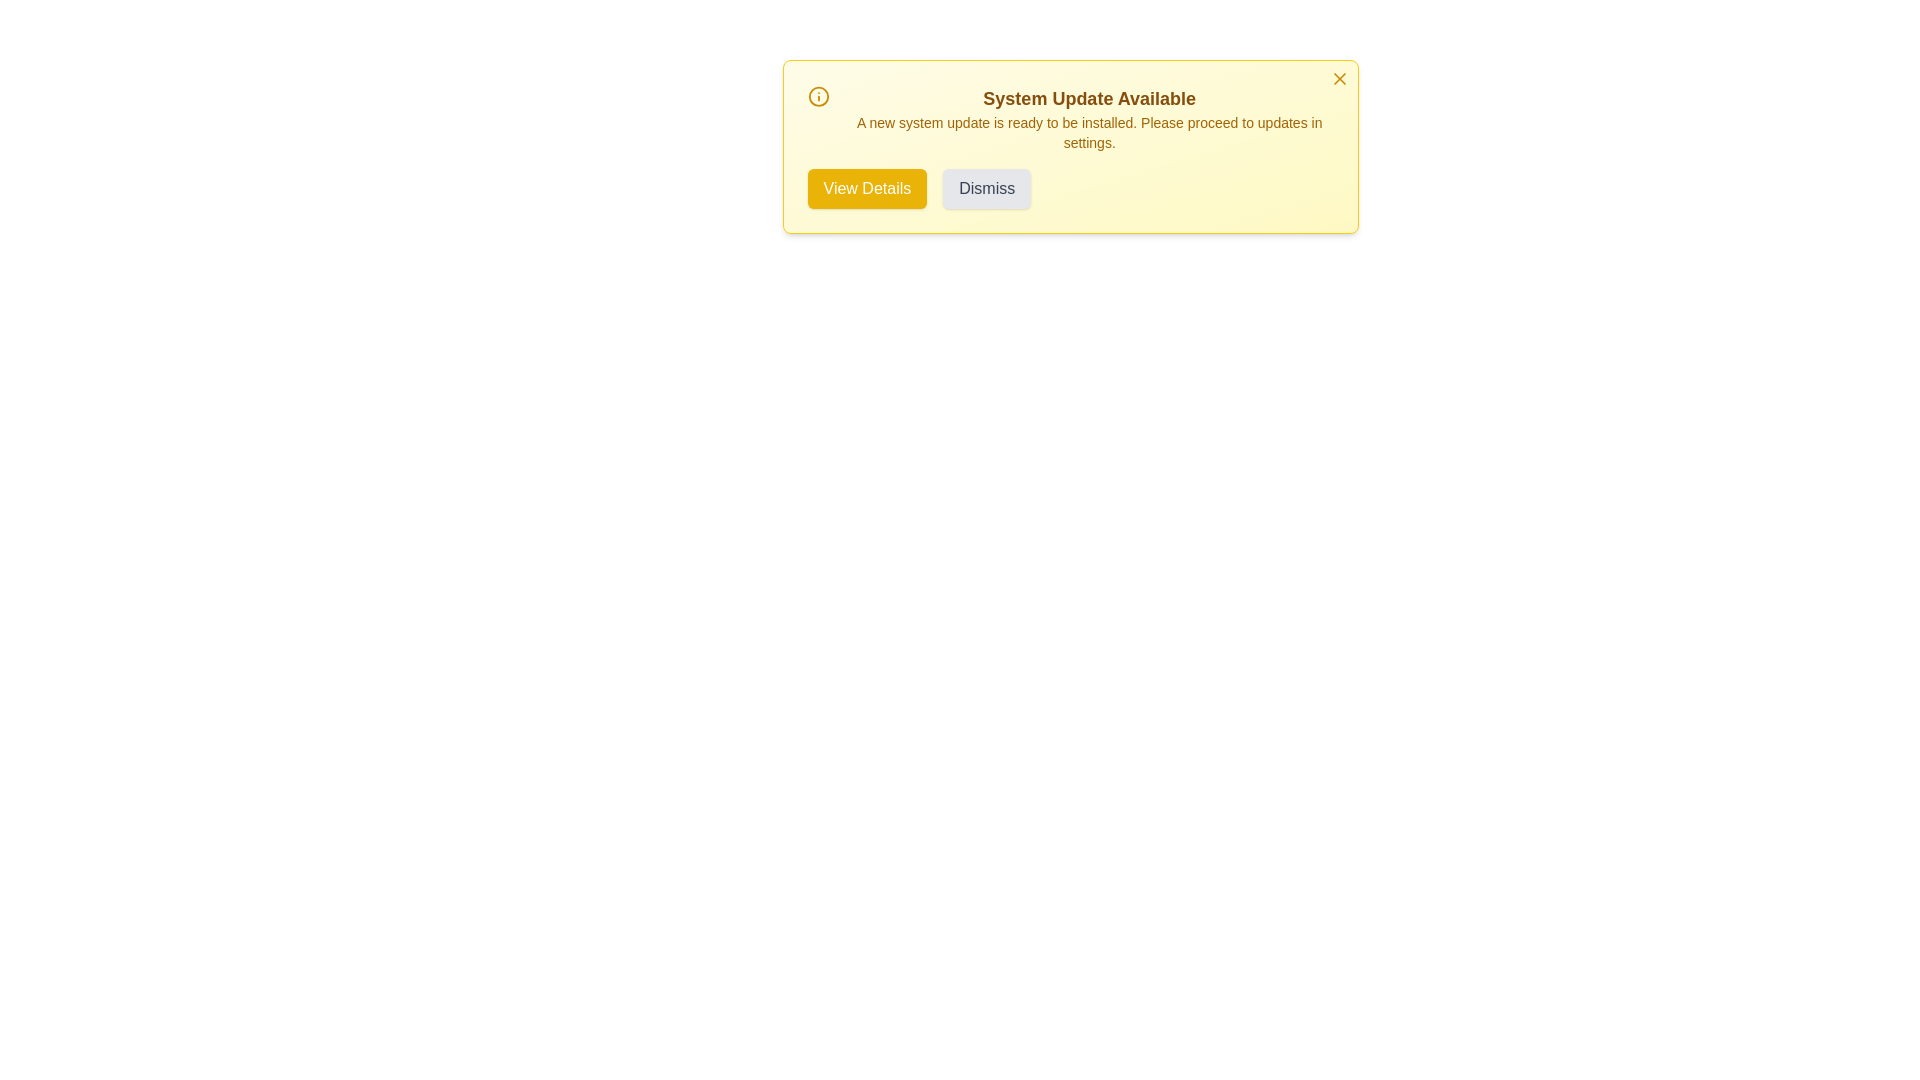  Describe the element at coordinates (1088, 99) in the screenshot. I see `notification title presented by the static text element, which is centrally located within the notification card component` at that location.